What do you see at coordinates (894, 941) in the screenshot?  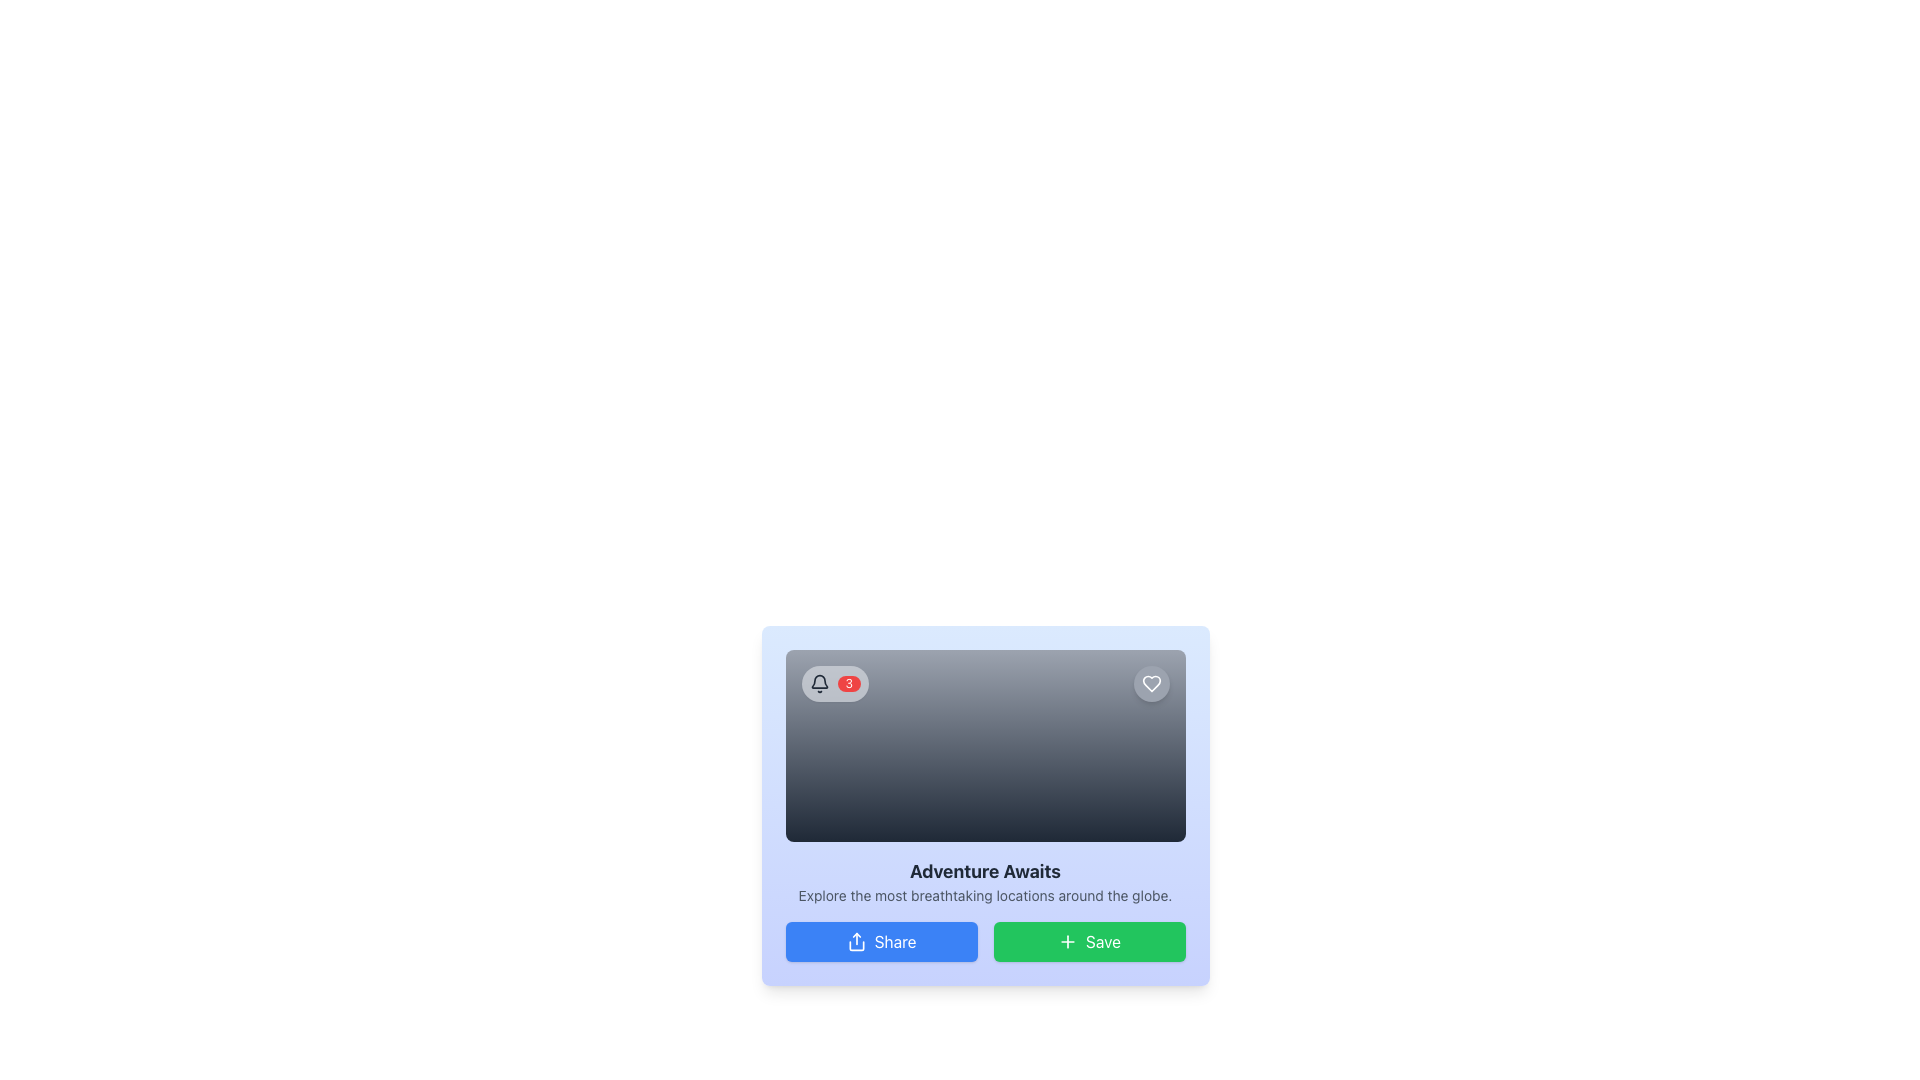 I see `text label displaying 'Share' in white font on a blue background, which is part of a button styled with rounded corners and located in the footer section of the interface` at bounding box center [894, 941].